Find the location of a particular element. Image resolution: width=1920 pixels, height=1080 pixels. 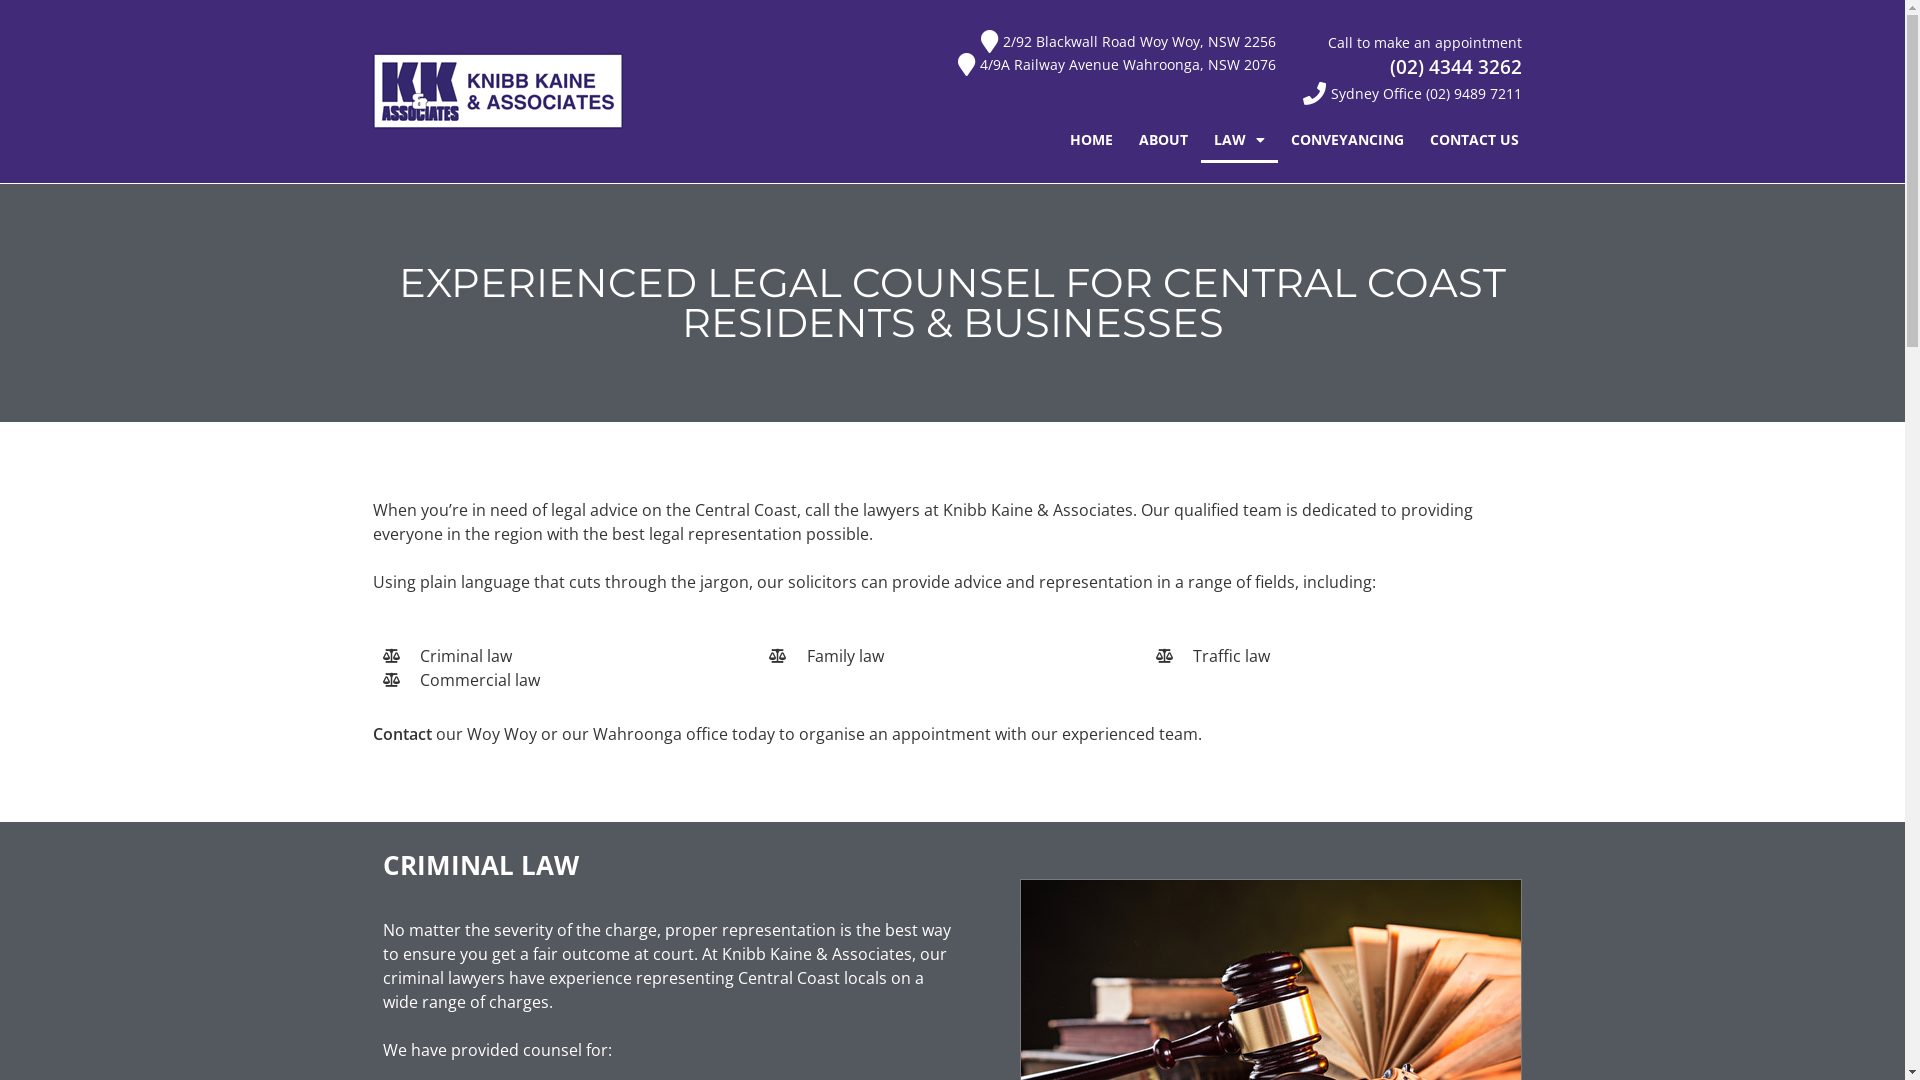

'LAW' is located at coordinates (1238, 138).